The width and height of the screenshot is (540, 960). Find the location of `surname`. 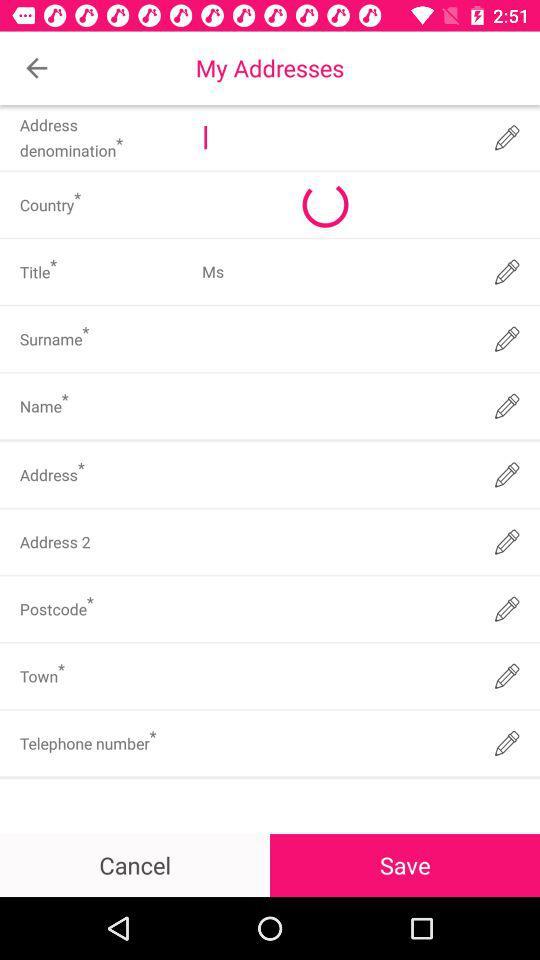

surname is located at coordinates (335, 339).